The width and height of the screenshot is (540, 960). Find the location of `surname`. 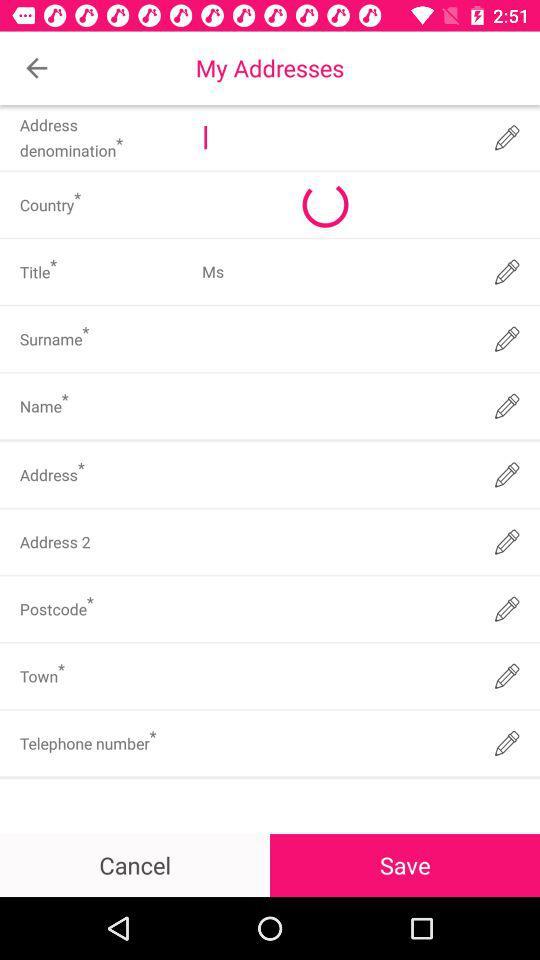

surname is located at coordinates (335, 339).